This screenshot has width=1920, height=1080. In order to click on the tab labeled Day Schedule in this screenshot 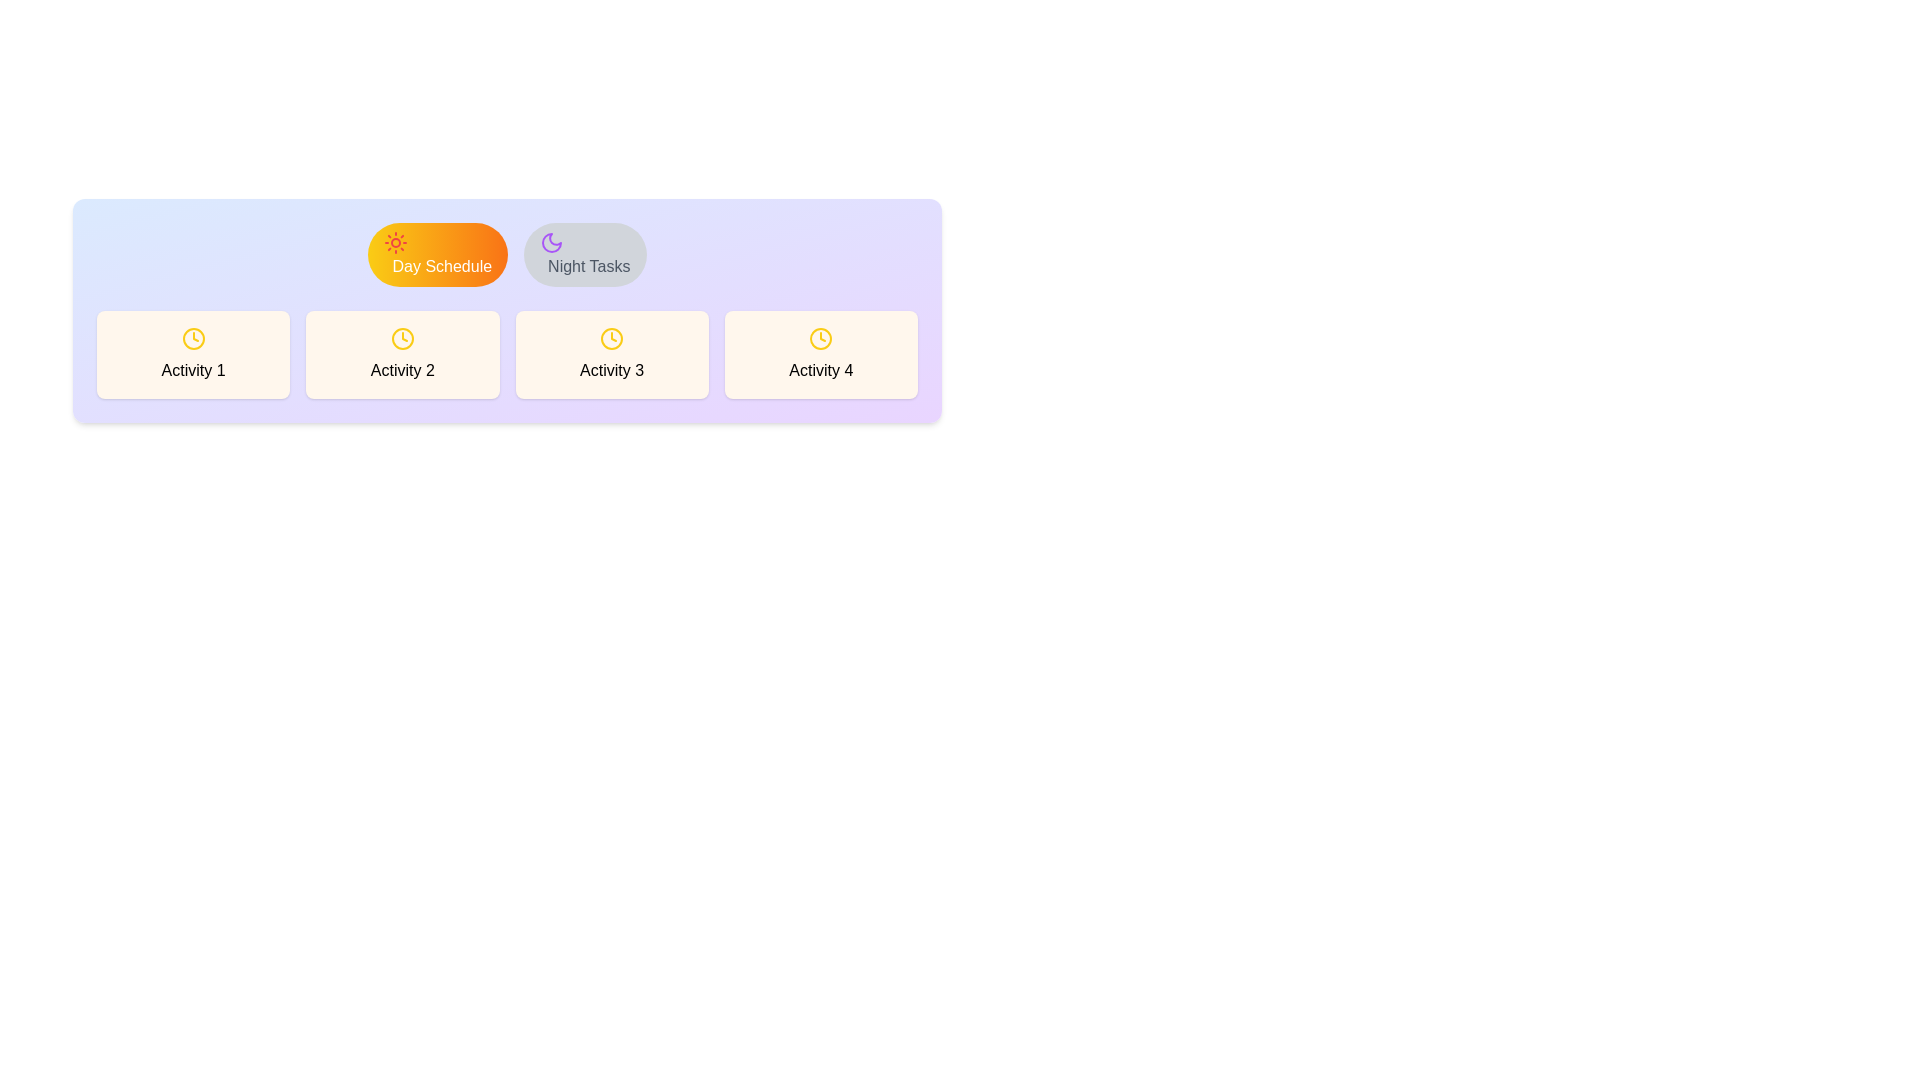, I will do `click(436, 253)`.